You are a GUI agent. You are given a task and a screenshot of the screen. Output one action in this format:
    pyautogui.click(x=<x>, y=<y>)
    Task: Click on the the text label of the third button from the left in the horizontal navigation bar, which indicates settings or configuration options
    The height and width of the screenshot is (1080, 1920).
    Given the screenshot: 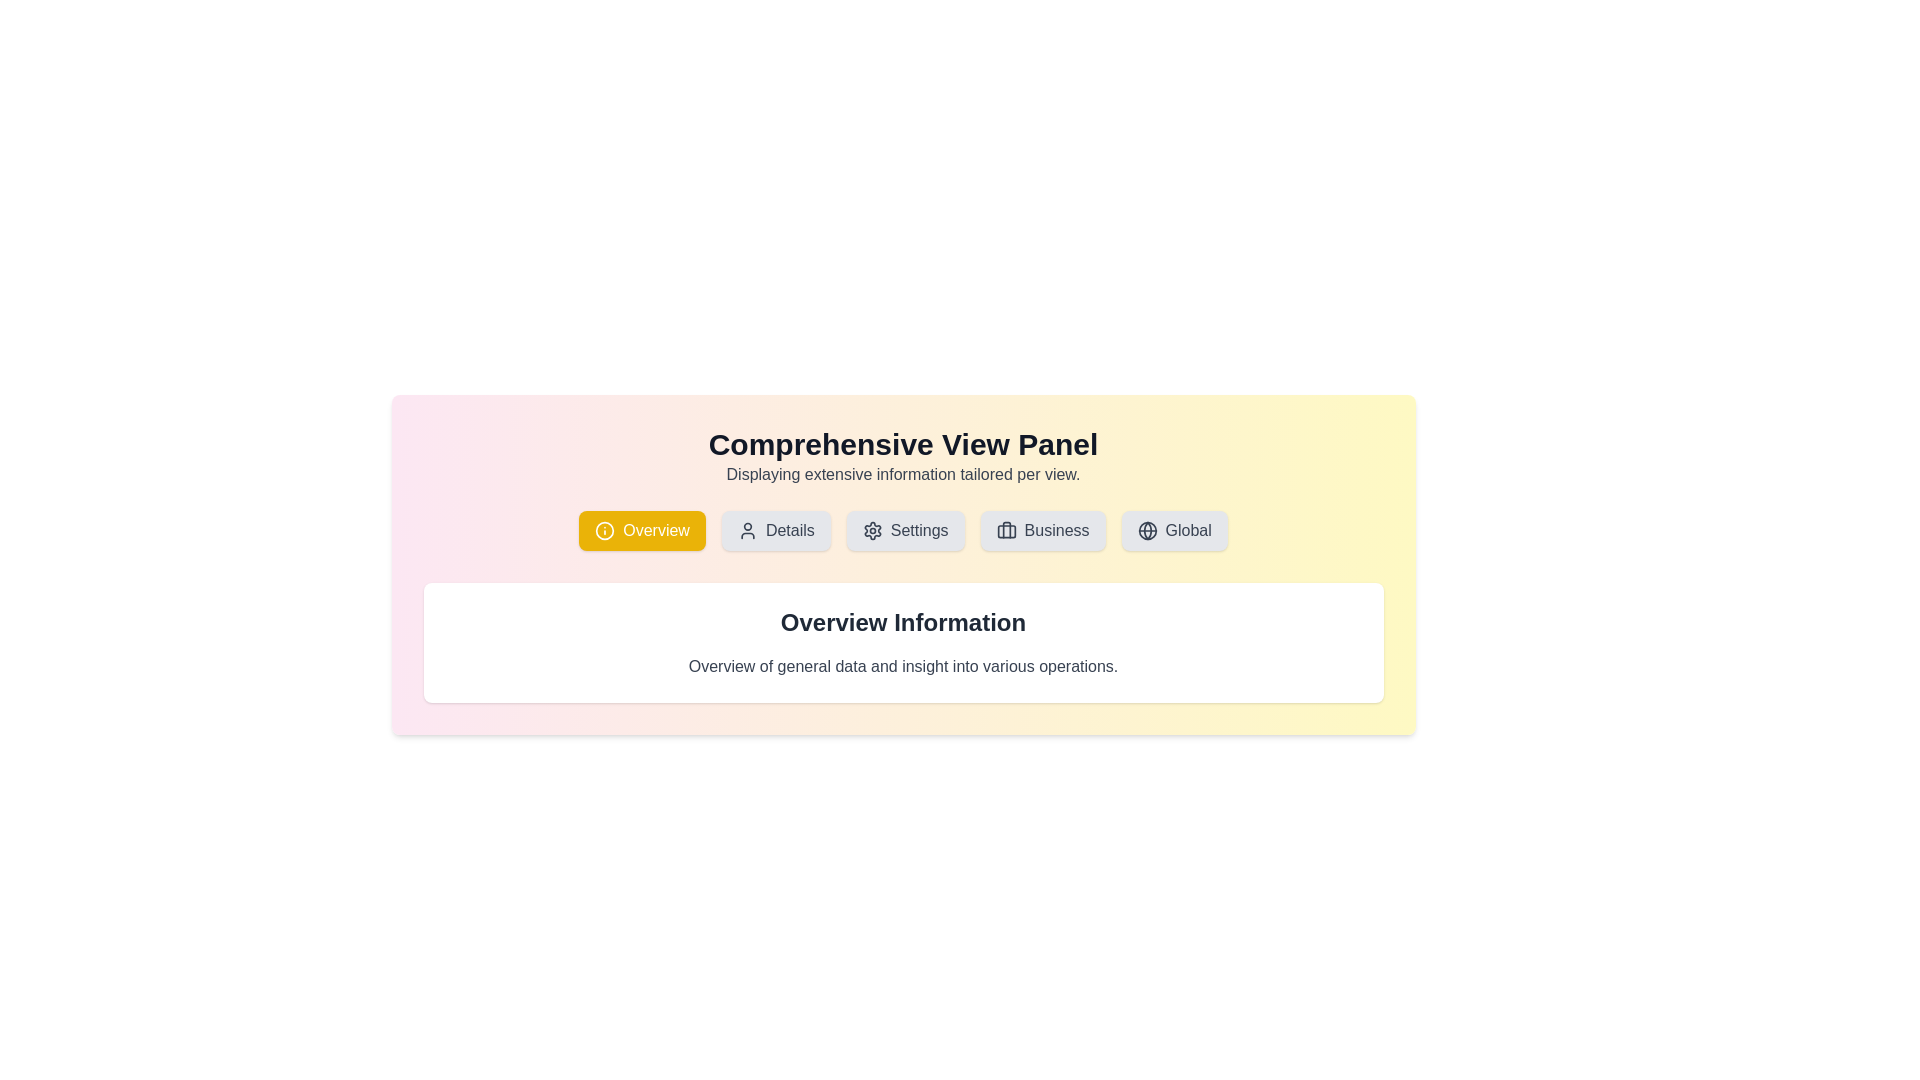 What is the action you would take?
    pyautogui.click(x=918, y=530)
    